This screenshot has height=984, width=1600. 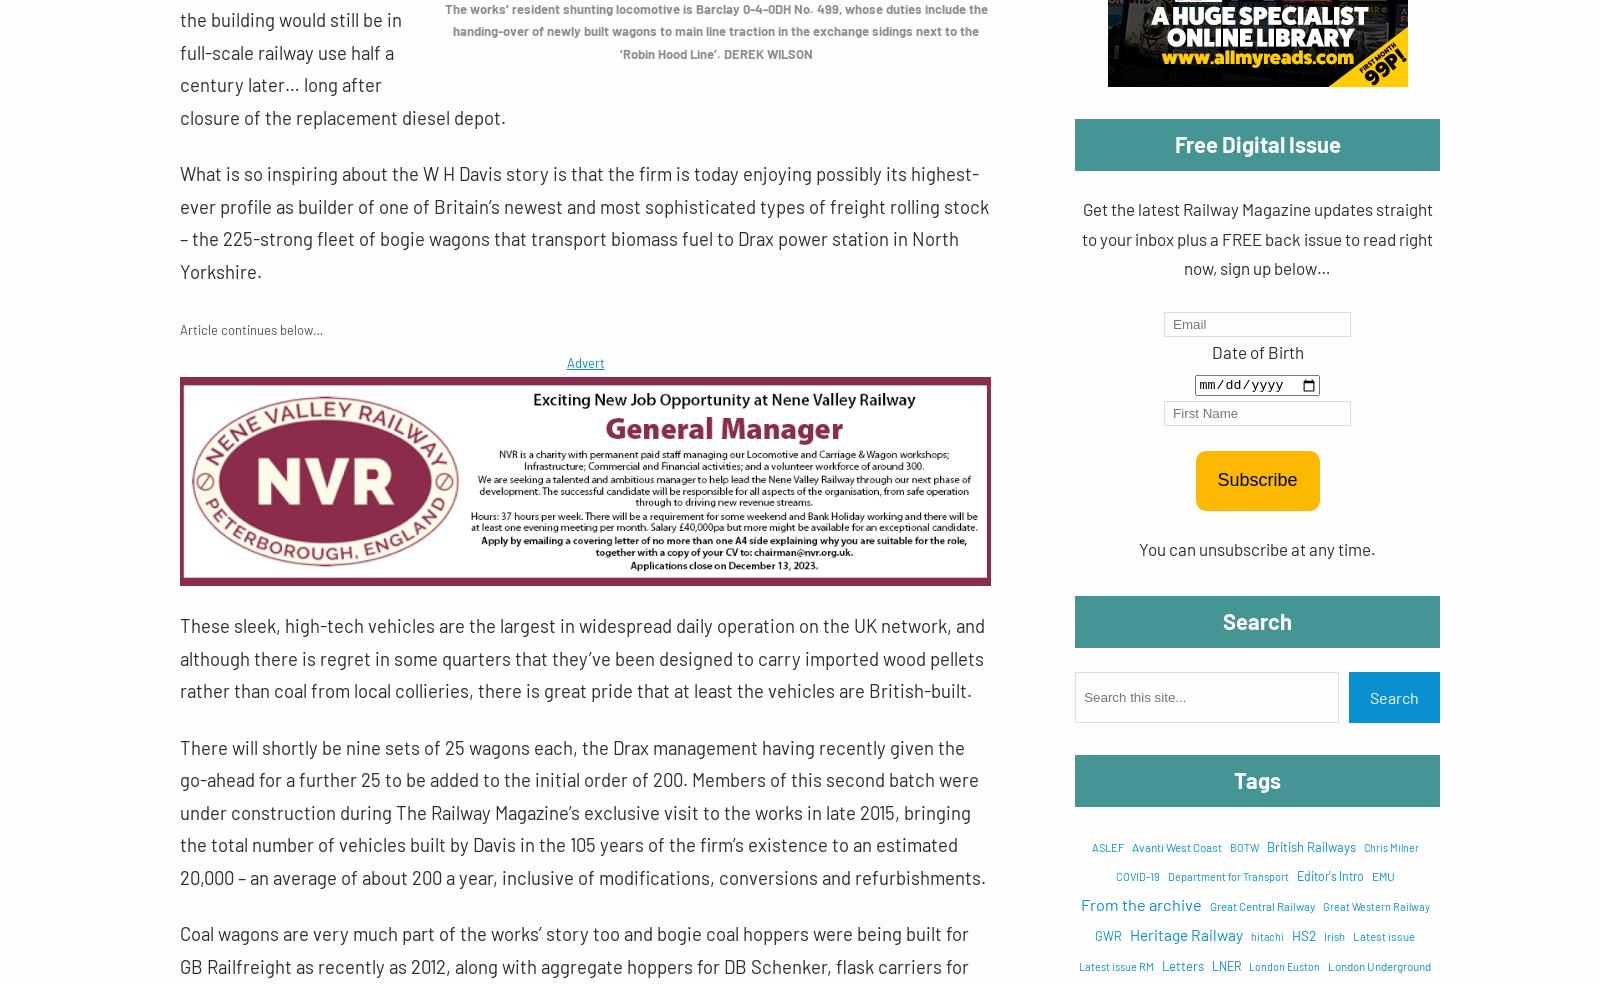 I want to click on 'What is so inspiring about the W H Davis story is that the firm is today enjoying possibly its highest-ever profile as builder of one of Britain’s newest and most sophisticated types of freight rolling stock – the 225-strong fleet of bogie wagons that transport biomass fuel to Drax power station in North Yorkshire.', so click(x=583, y=221).